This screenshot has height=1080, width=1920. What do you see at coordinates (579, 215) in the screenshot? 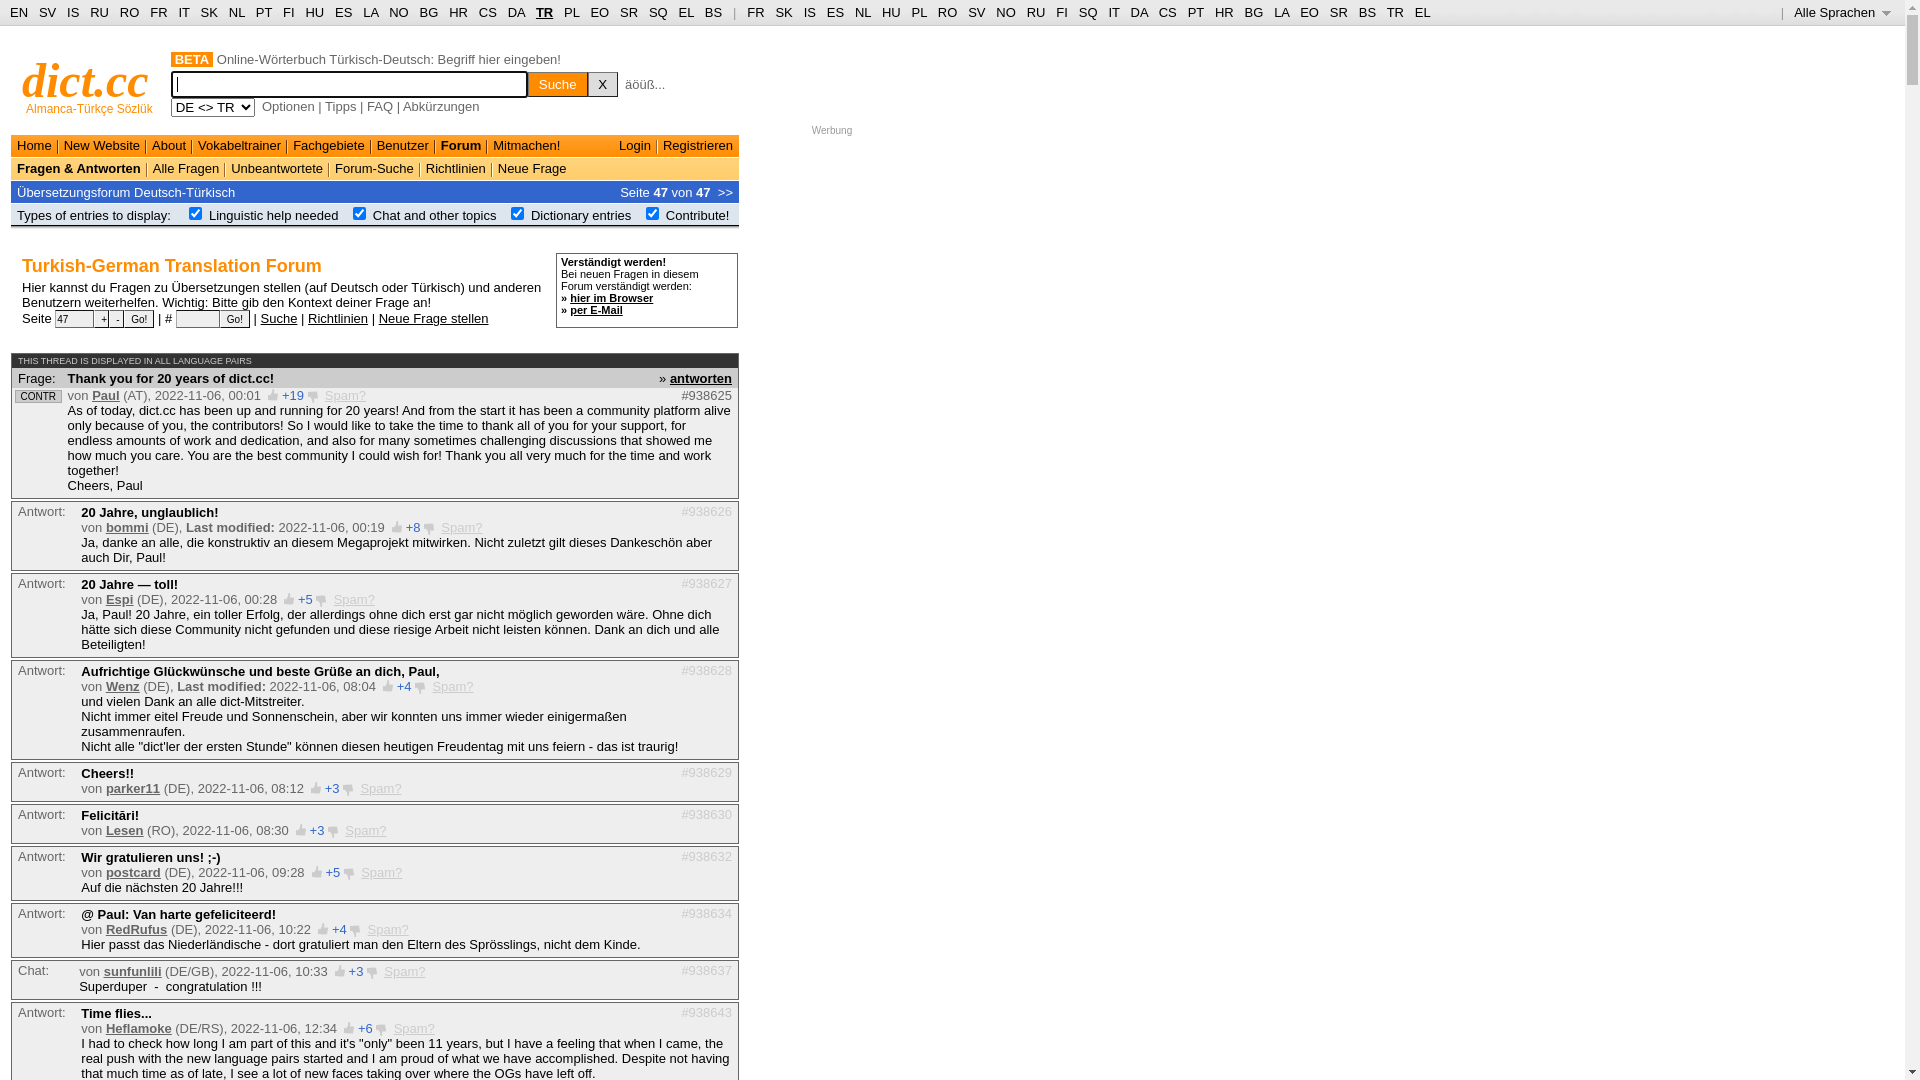
I see `'Dictionary entries'` at bounding box center [579, 215].